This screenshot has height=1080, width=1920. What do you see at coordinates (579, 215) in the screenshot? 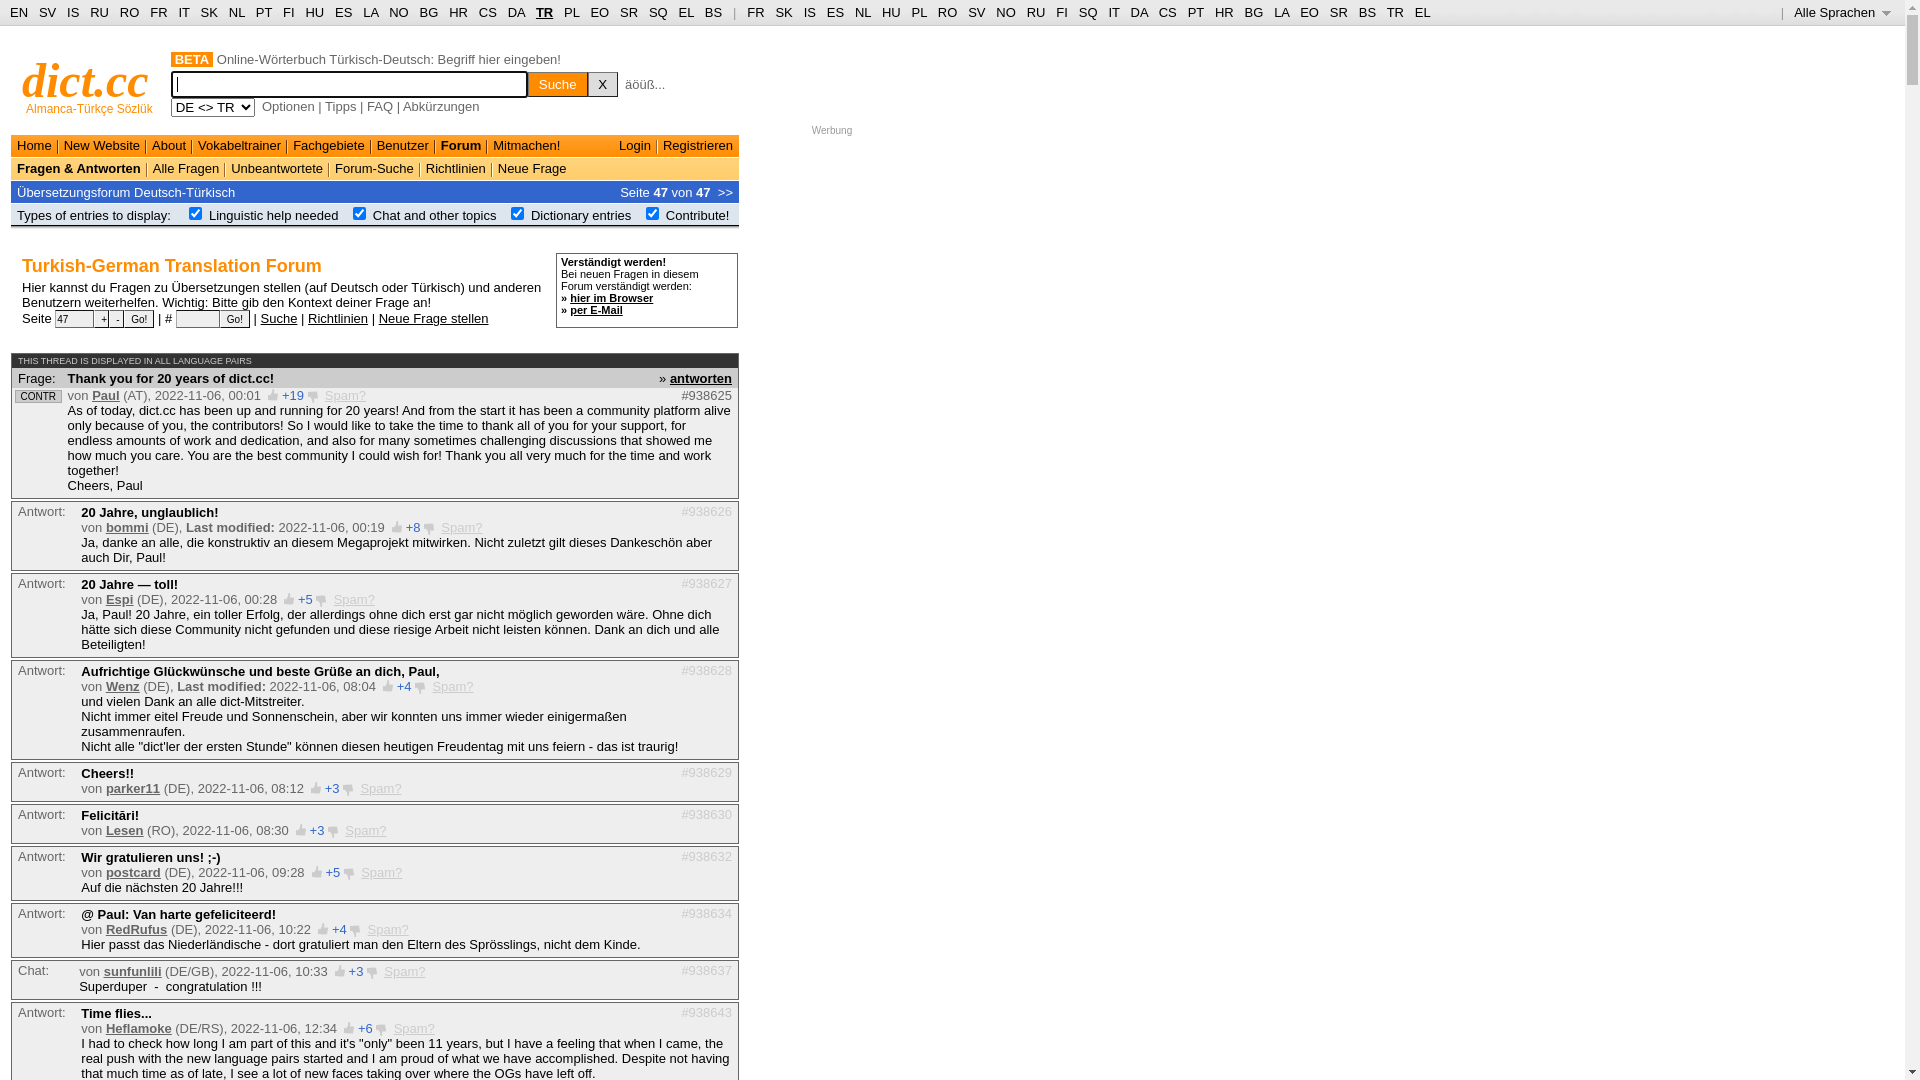
I see `'Dictionary entries'` at bounding box center [579, 215].